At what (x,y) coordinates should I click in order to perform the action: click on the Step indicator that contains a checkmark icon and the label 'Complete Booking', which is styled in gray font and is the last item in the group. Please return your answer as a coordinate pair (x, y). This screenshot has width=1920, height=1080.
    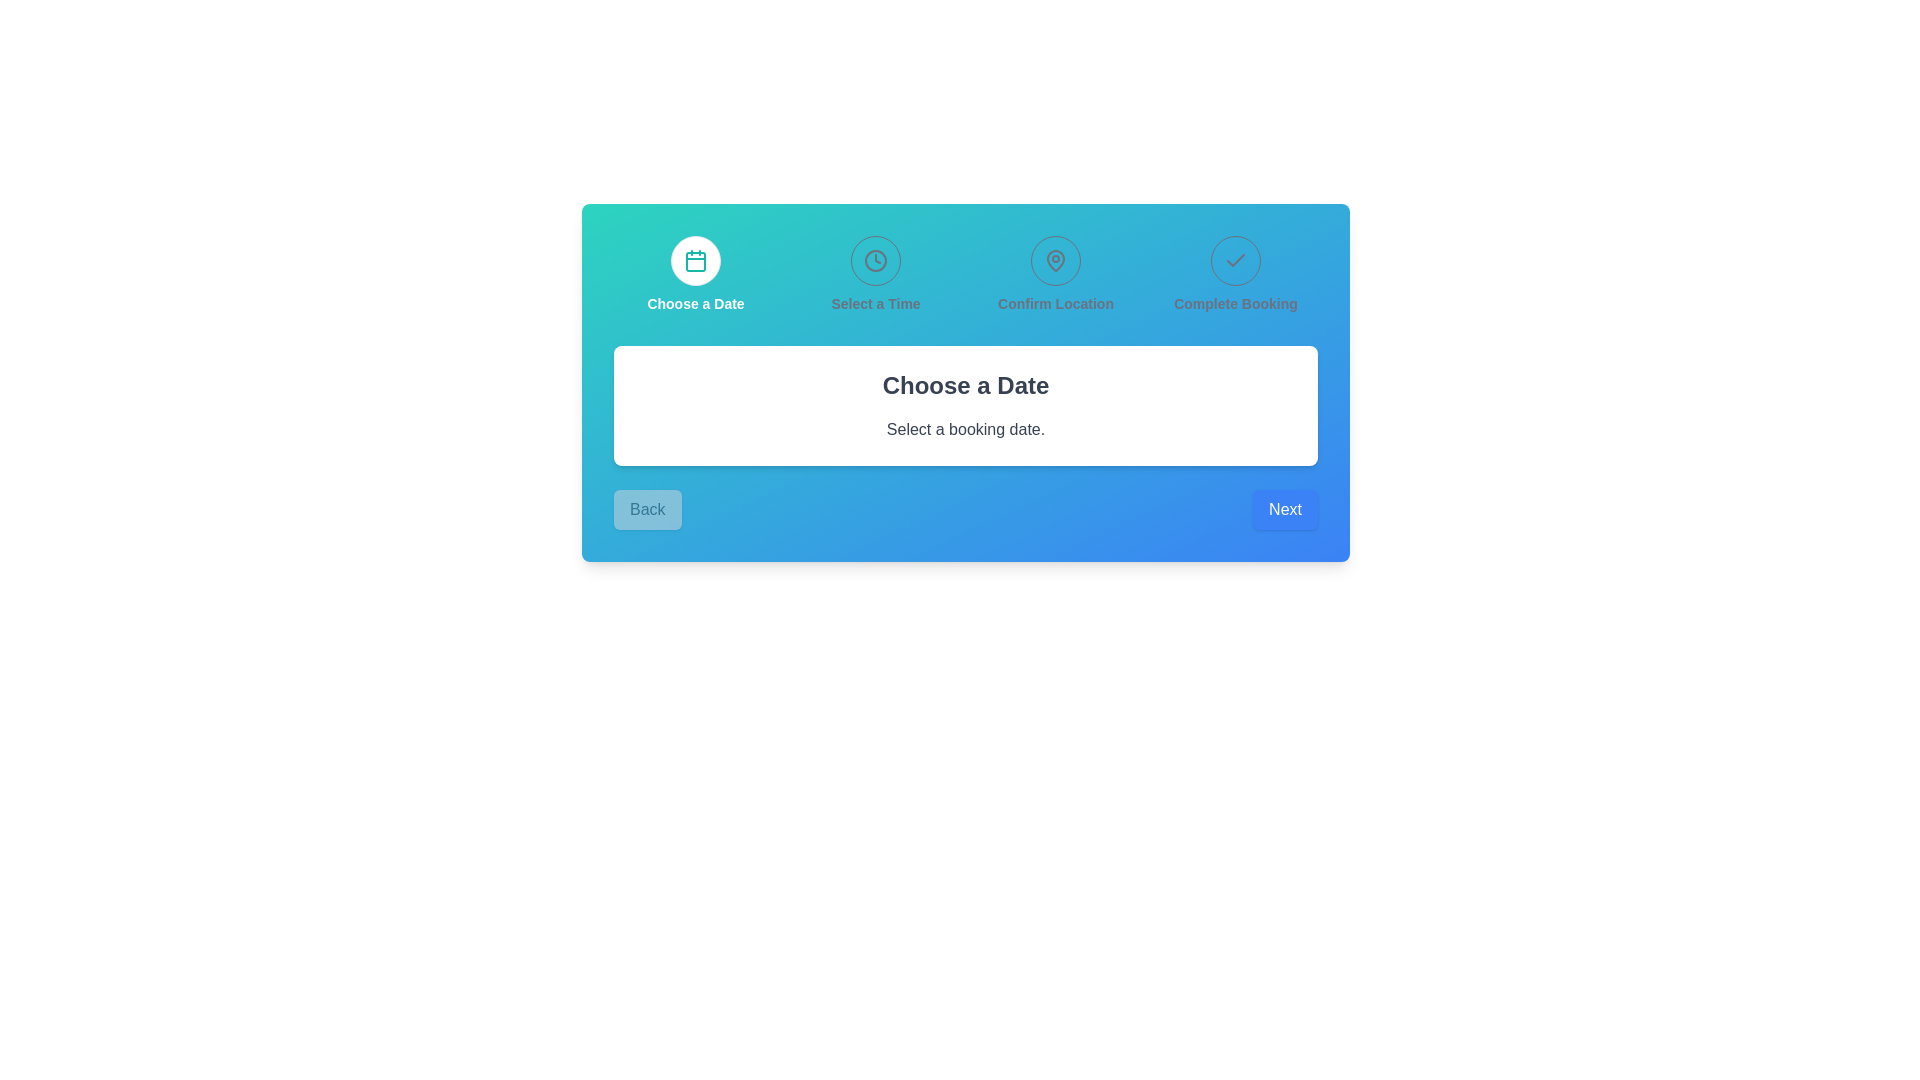
    Looking at the image, I should click on (1235, 274).